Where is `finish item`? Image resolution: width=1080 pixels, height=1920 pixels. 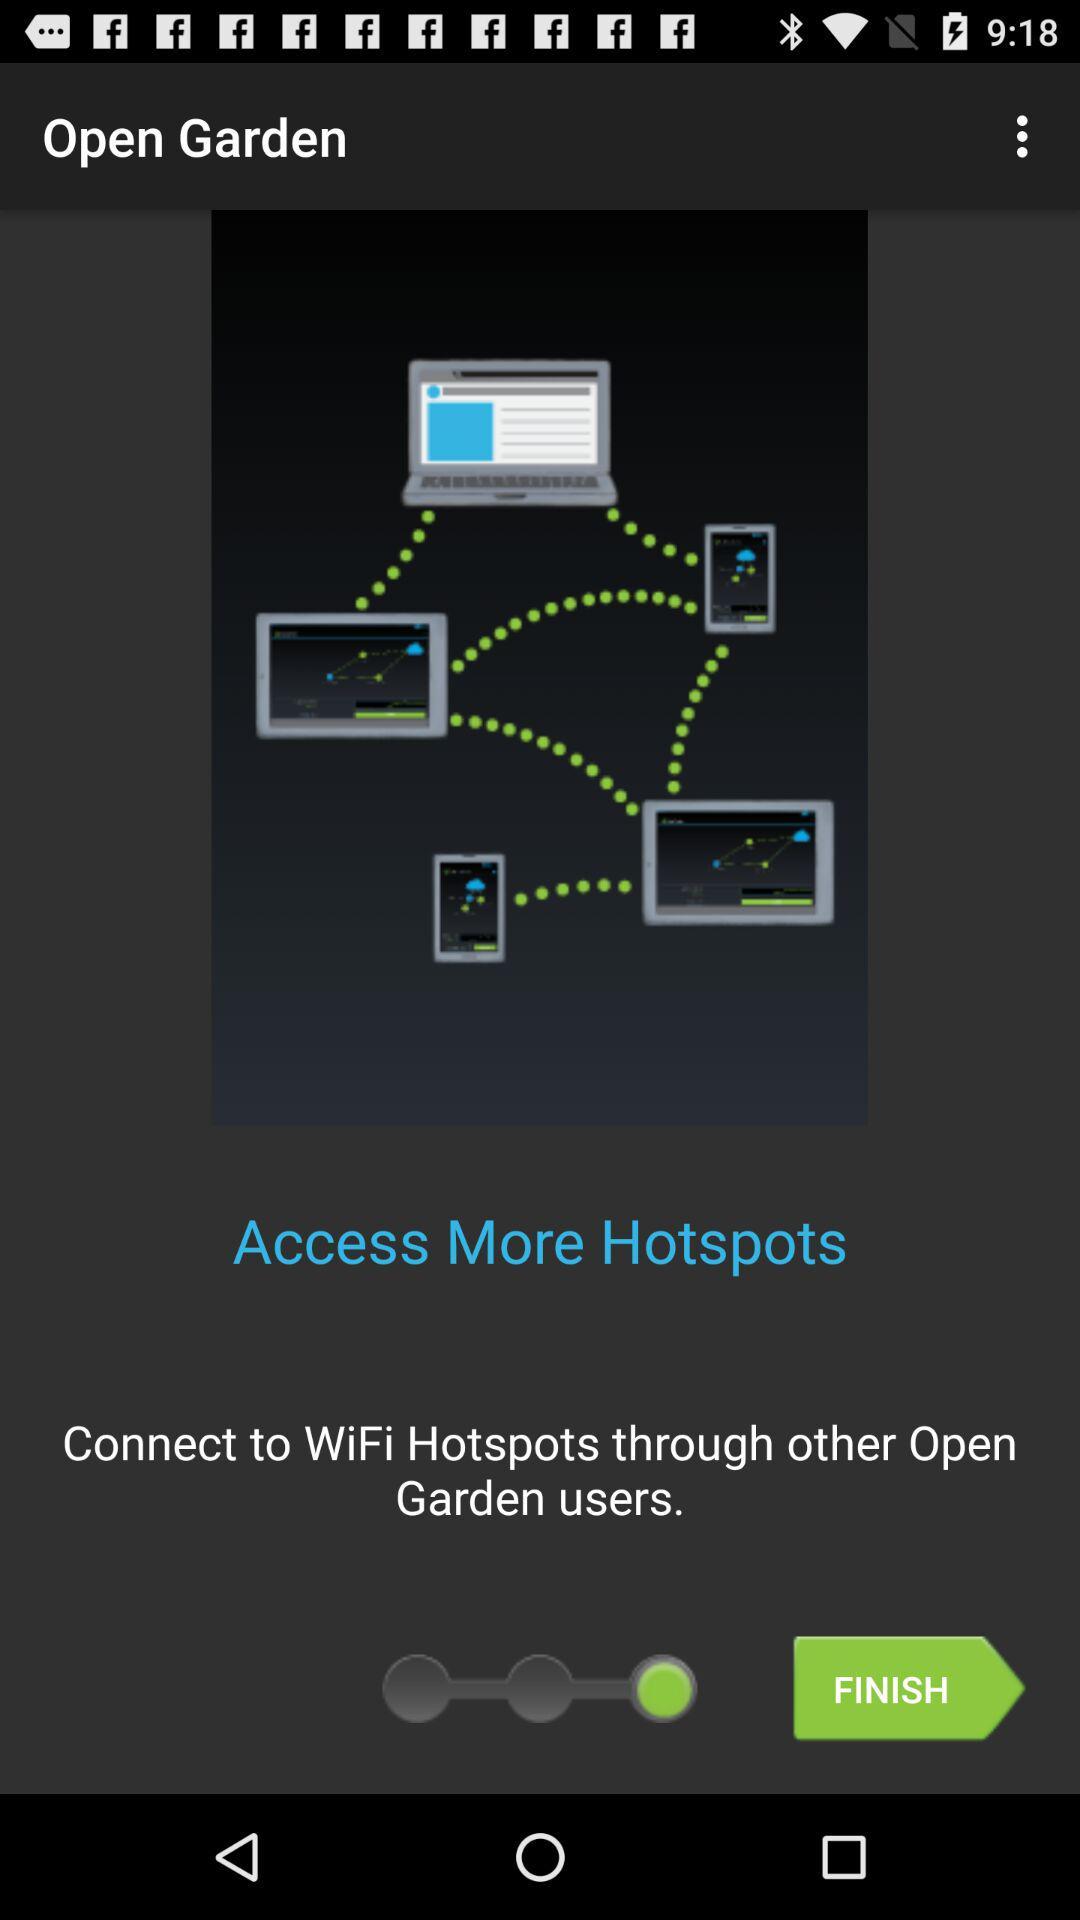 finish item is located at coordinates (909, 1688).